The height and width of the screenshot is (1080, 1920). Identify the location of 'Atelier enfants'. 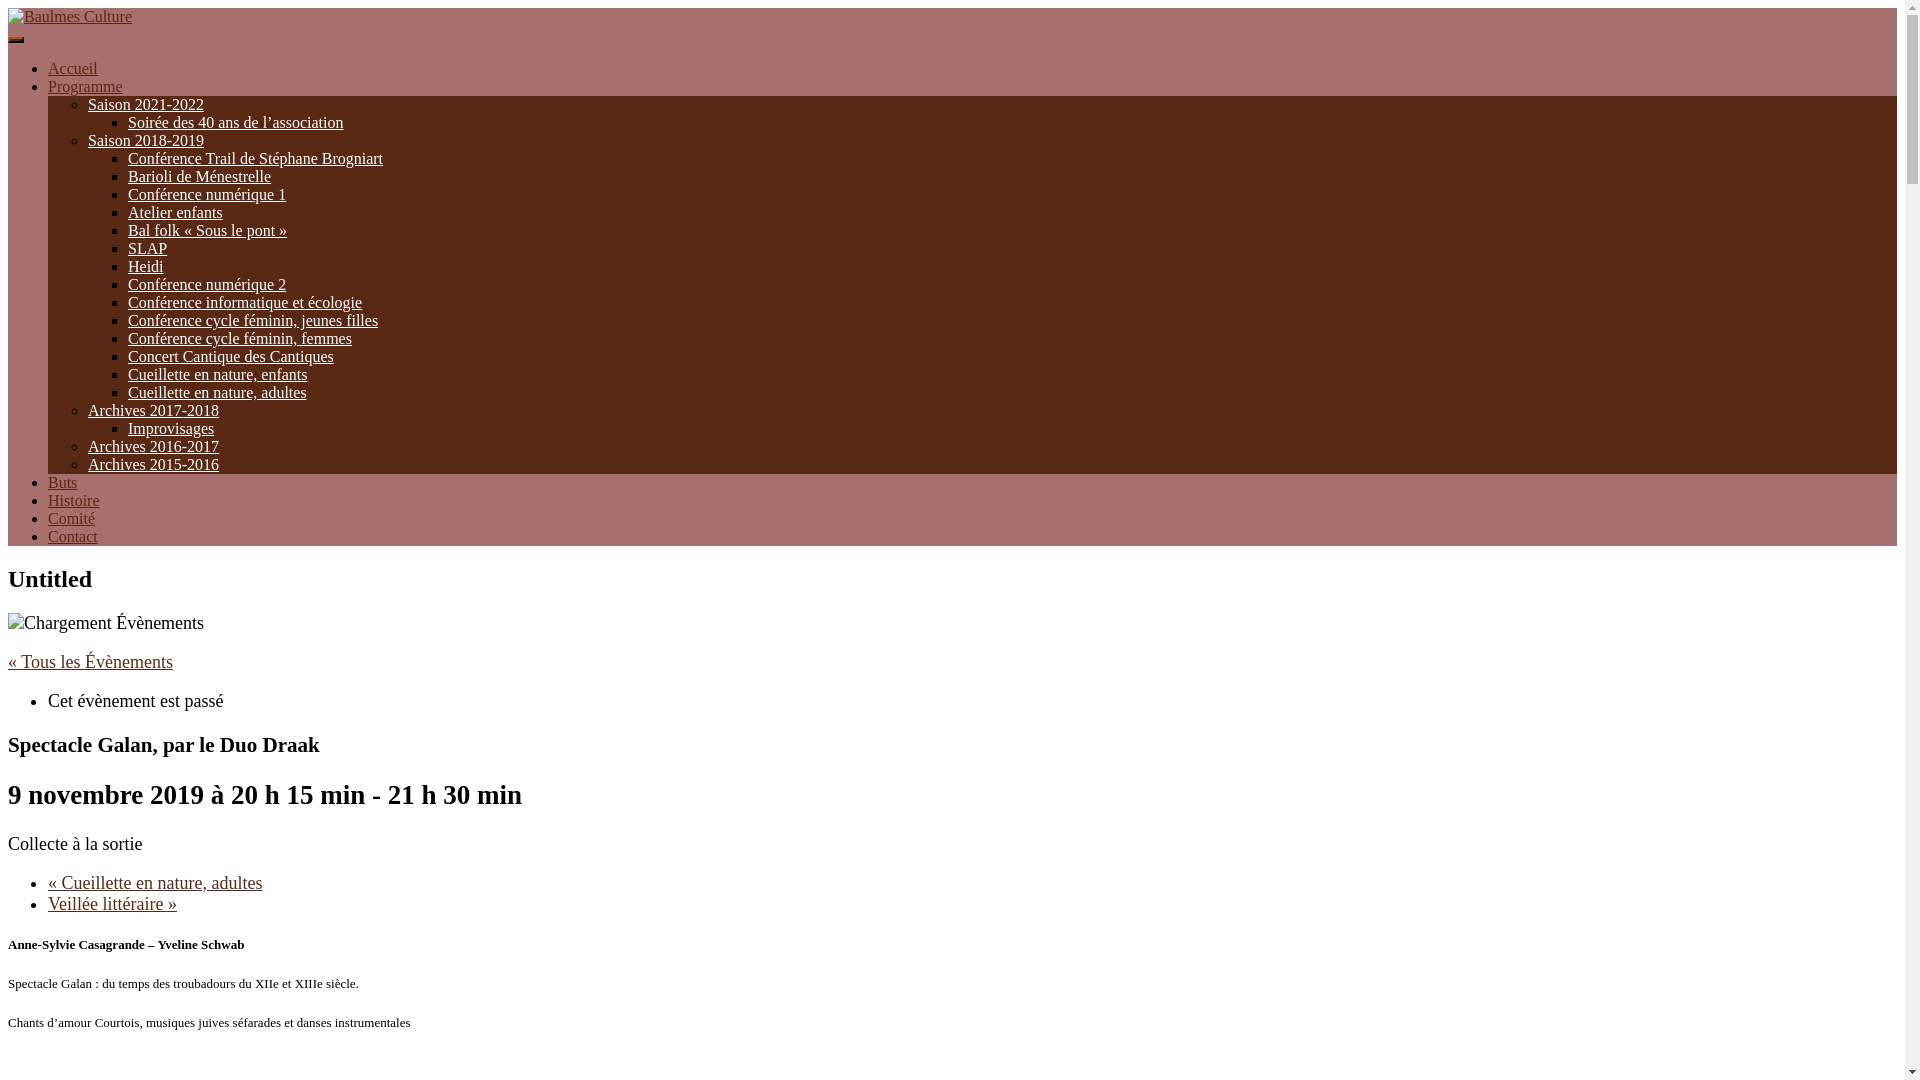
(175, 212).